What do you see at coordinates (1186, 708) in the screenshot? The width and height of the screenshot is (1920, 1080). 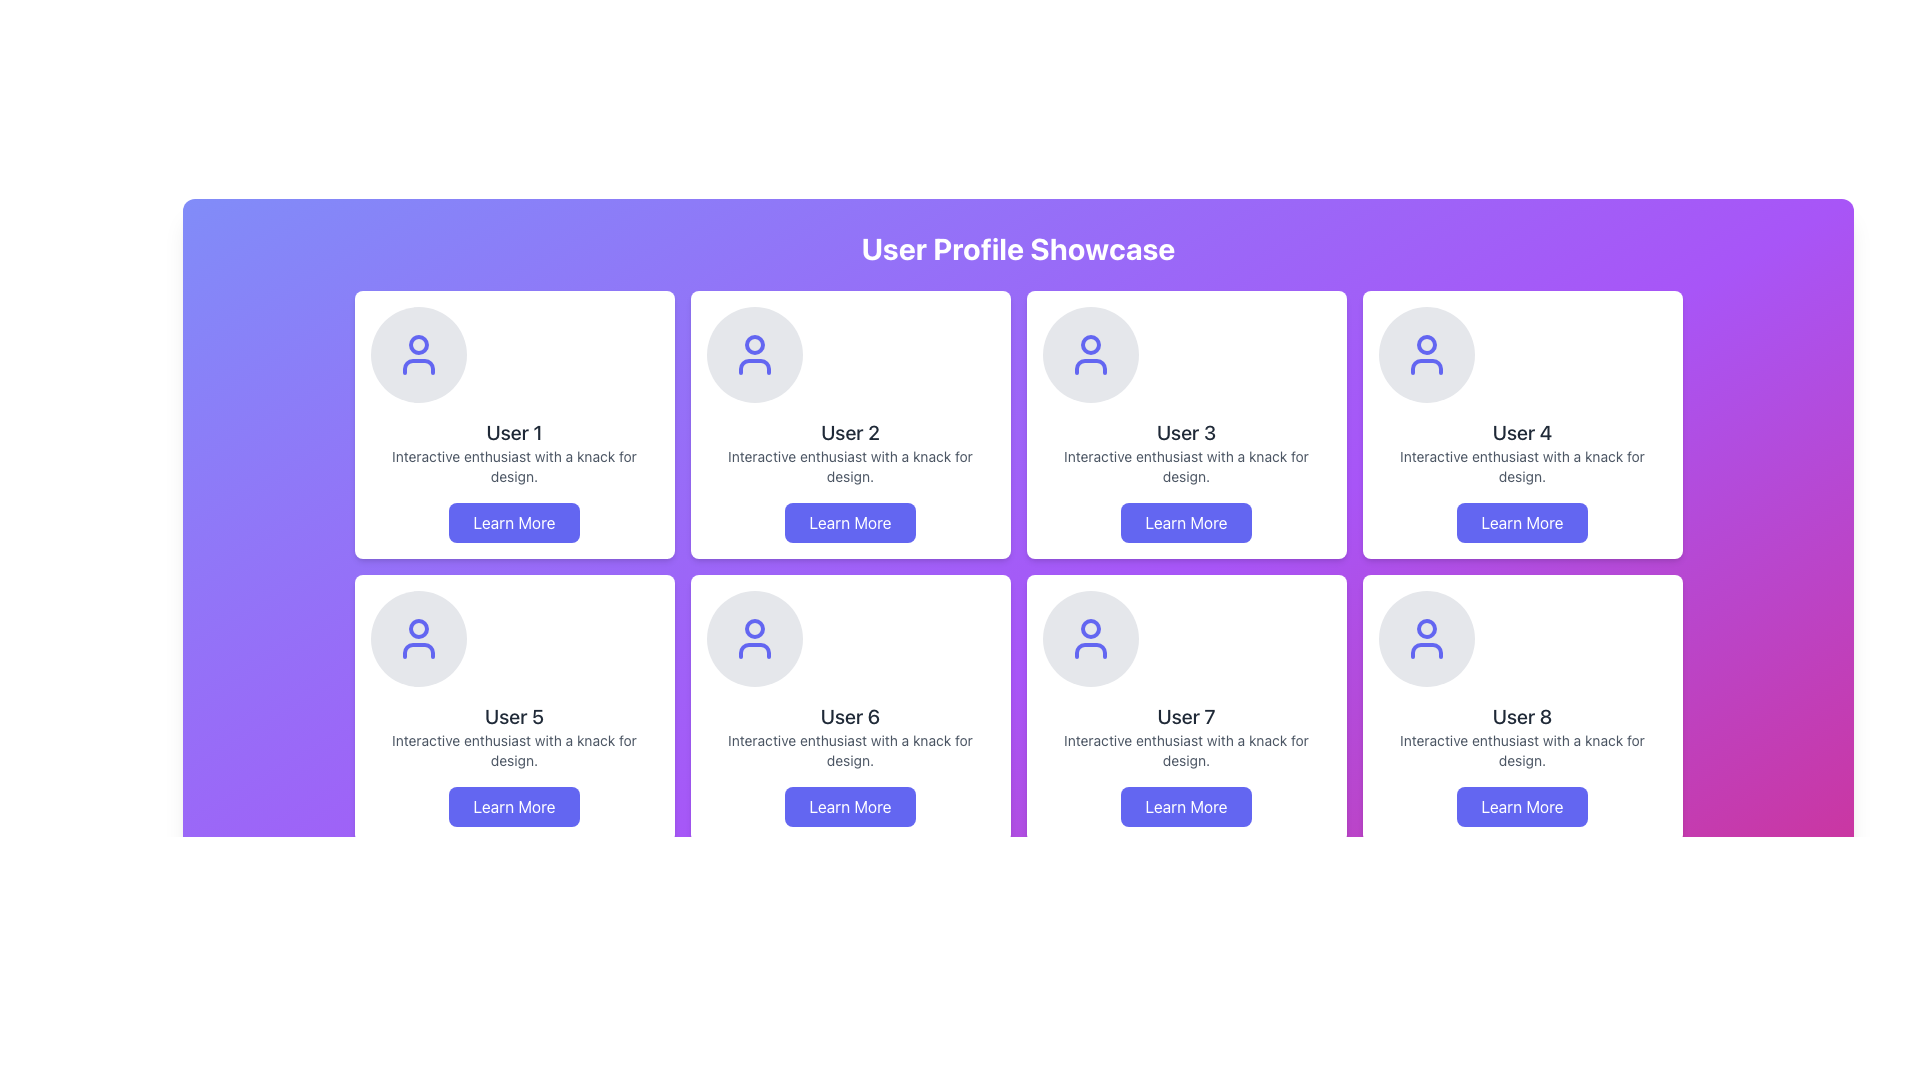 I see `the user profile card for 'User 7' located in the second row, fourth column of the grid layout to trigger hover effects` at bounding box center [1186, 708].